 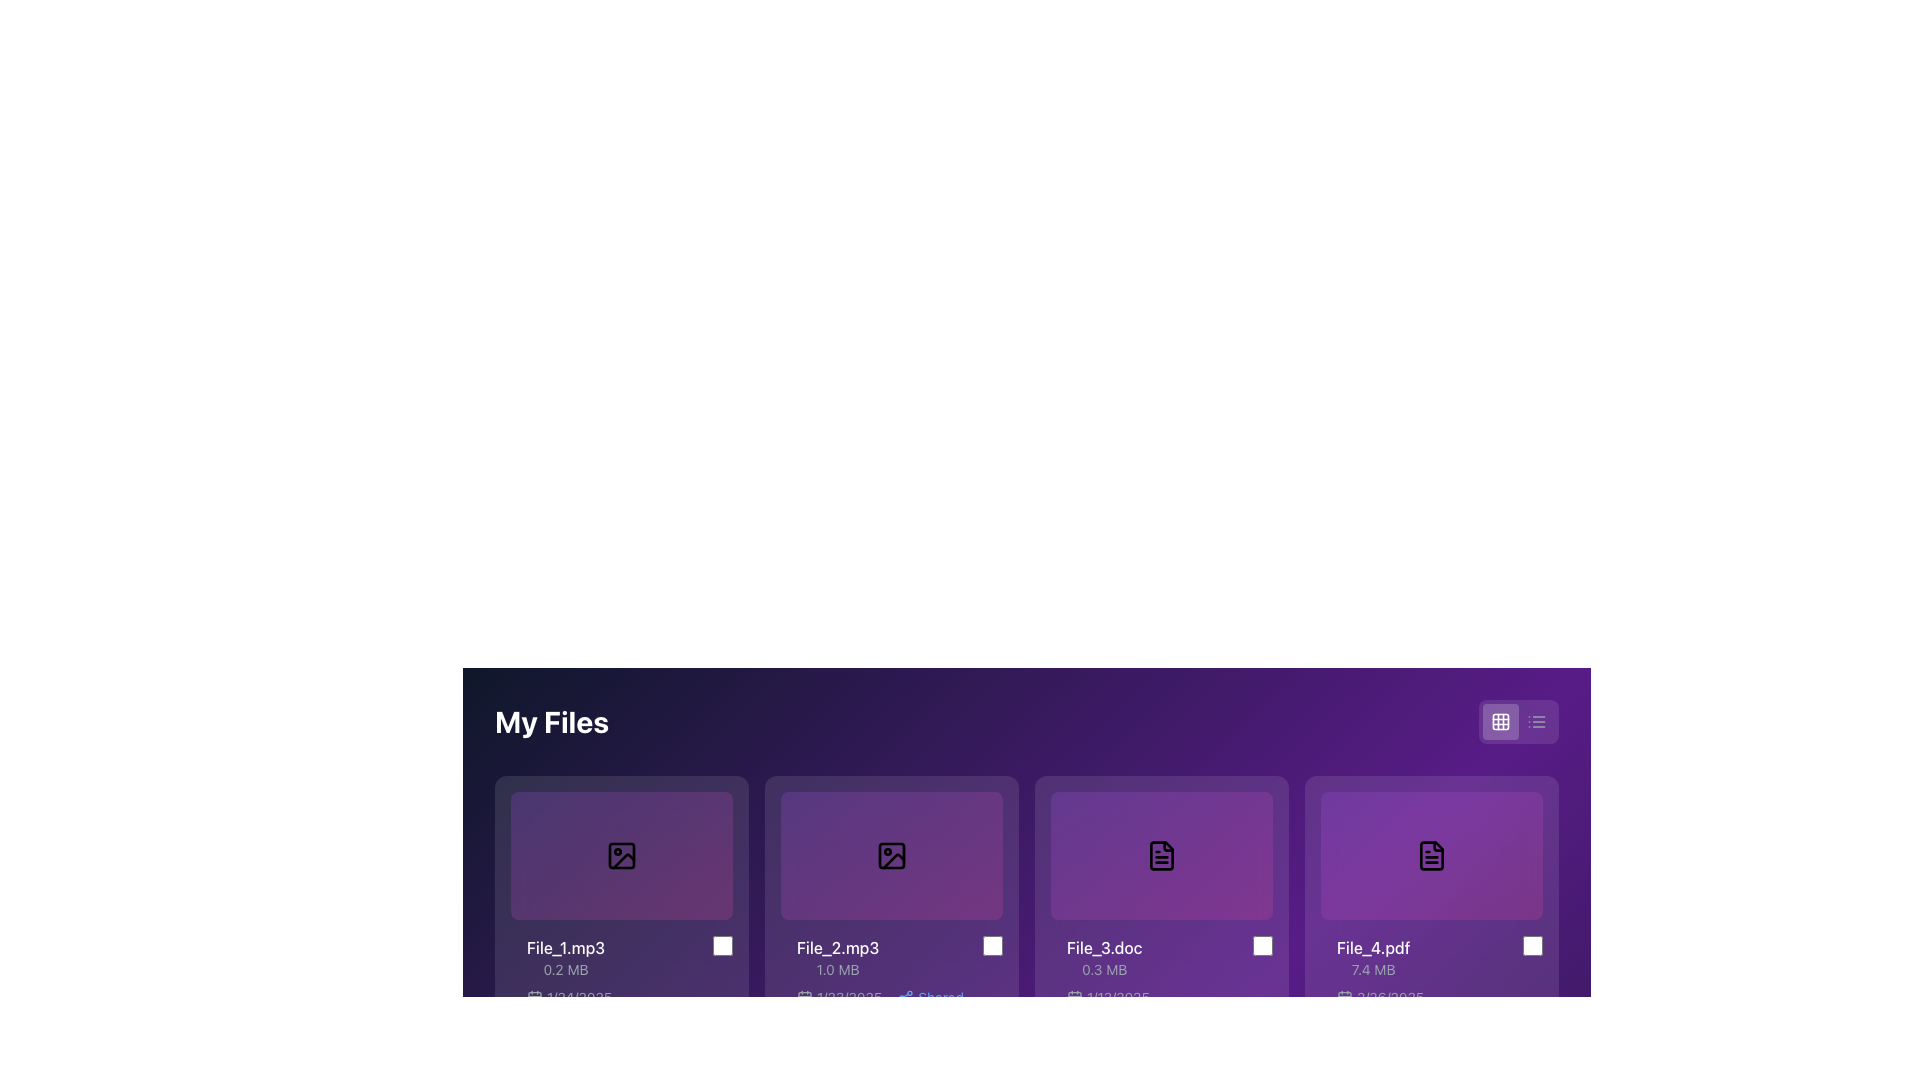 What do you see at coordinates (1535, 721) in the screenshot?
I see `the button located at the top-right corner of the section` at bounding box center [1535, 721].